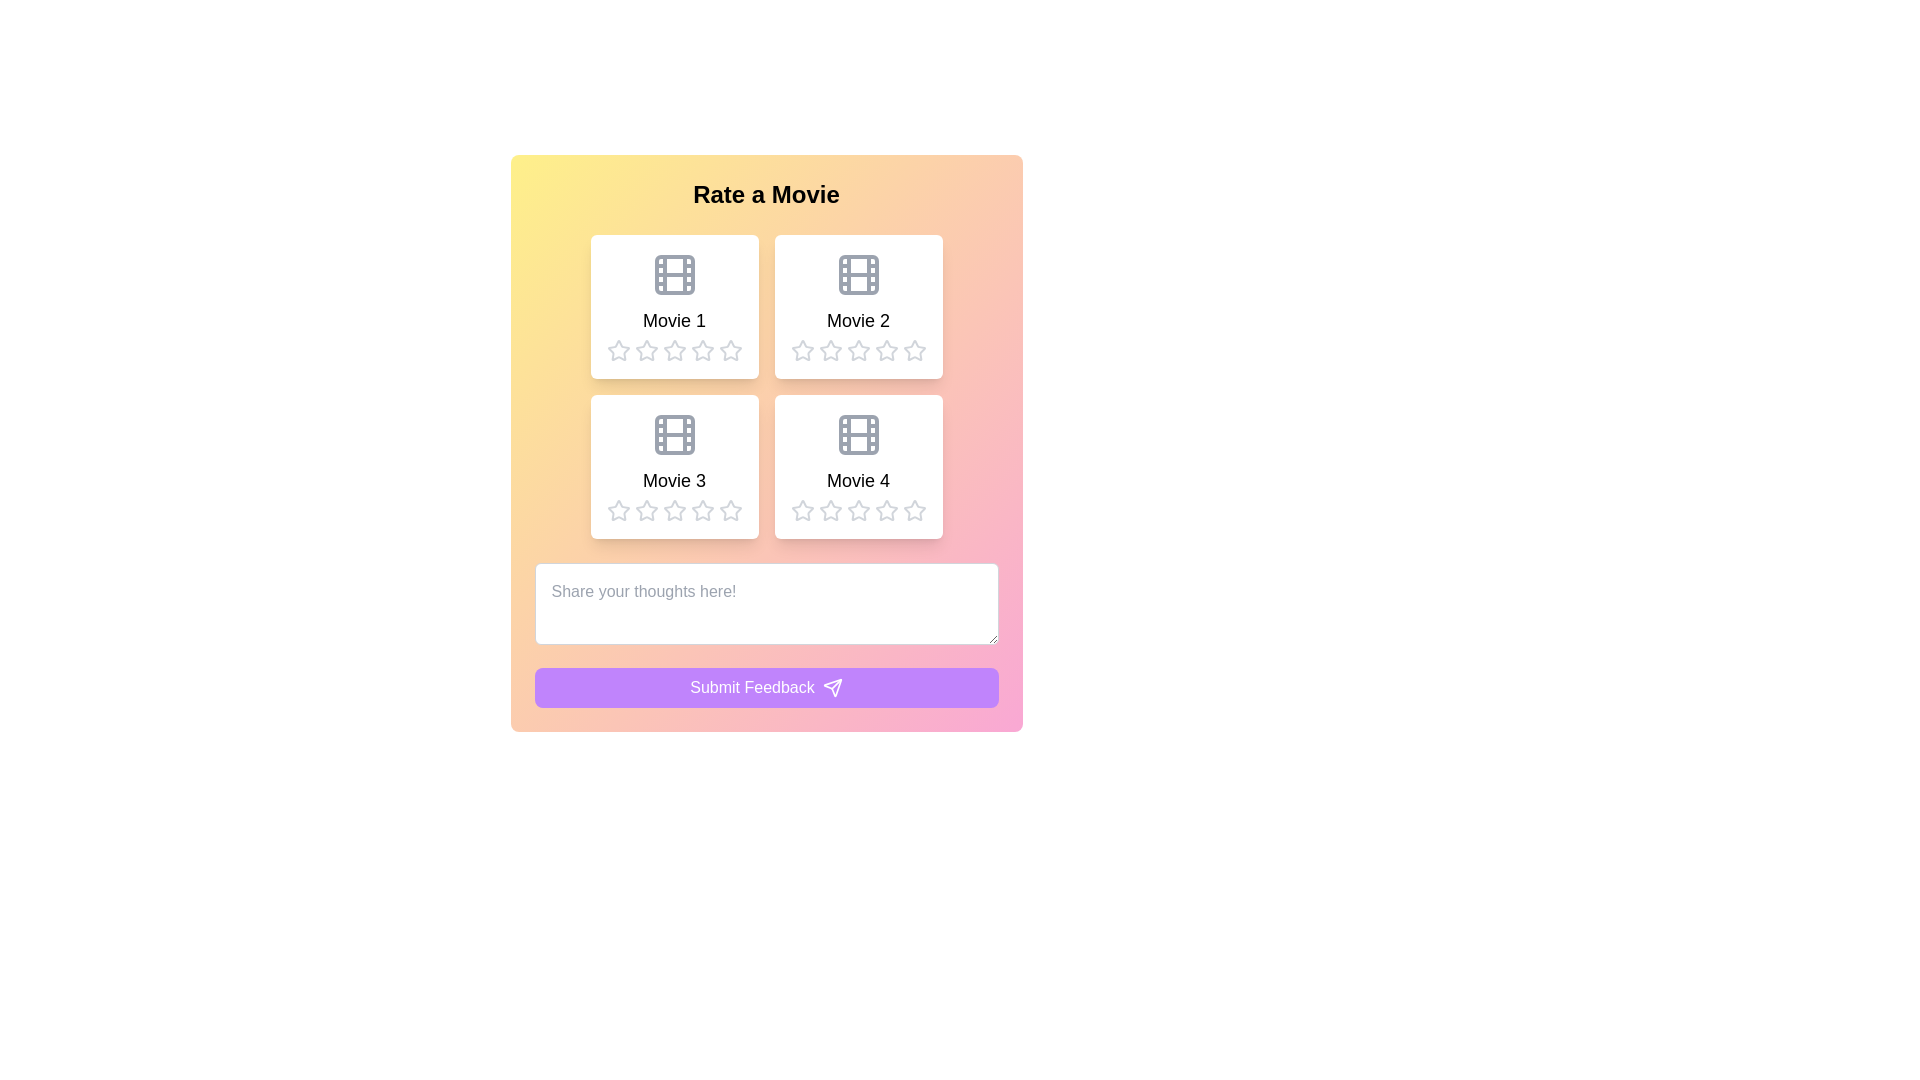 This screenshot has width=1920, height=1080. What do you see at coordinates (858, 434) in the screenshot?
I see `the decorative graphic element located centrally within the film reel icon in the fourth card (Movie 4) on the bottom-right side of the movie rating grid` at bounding box center [858, 434].